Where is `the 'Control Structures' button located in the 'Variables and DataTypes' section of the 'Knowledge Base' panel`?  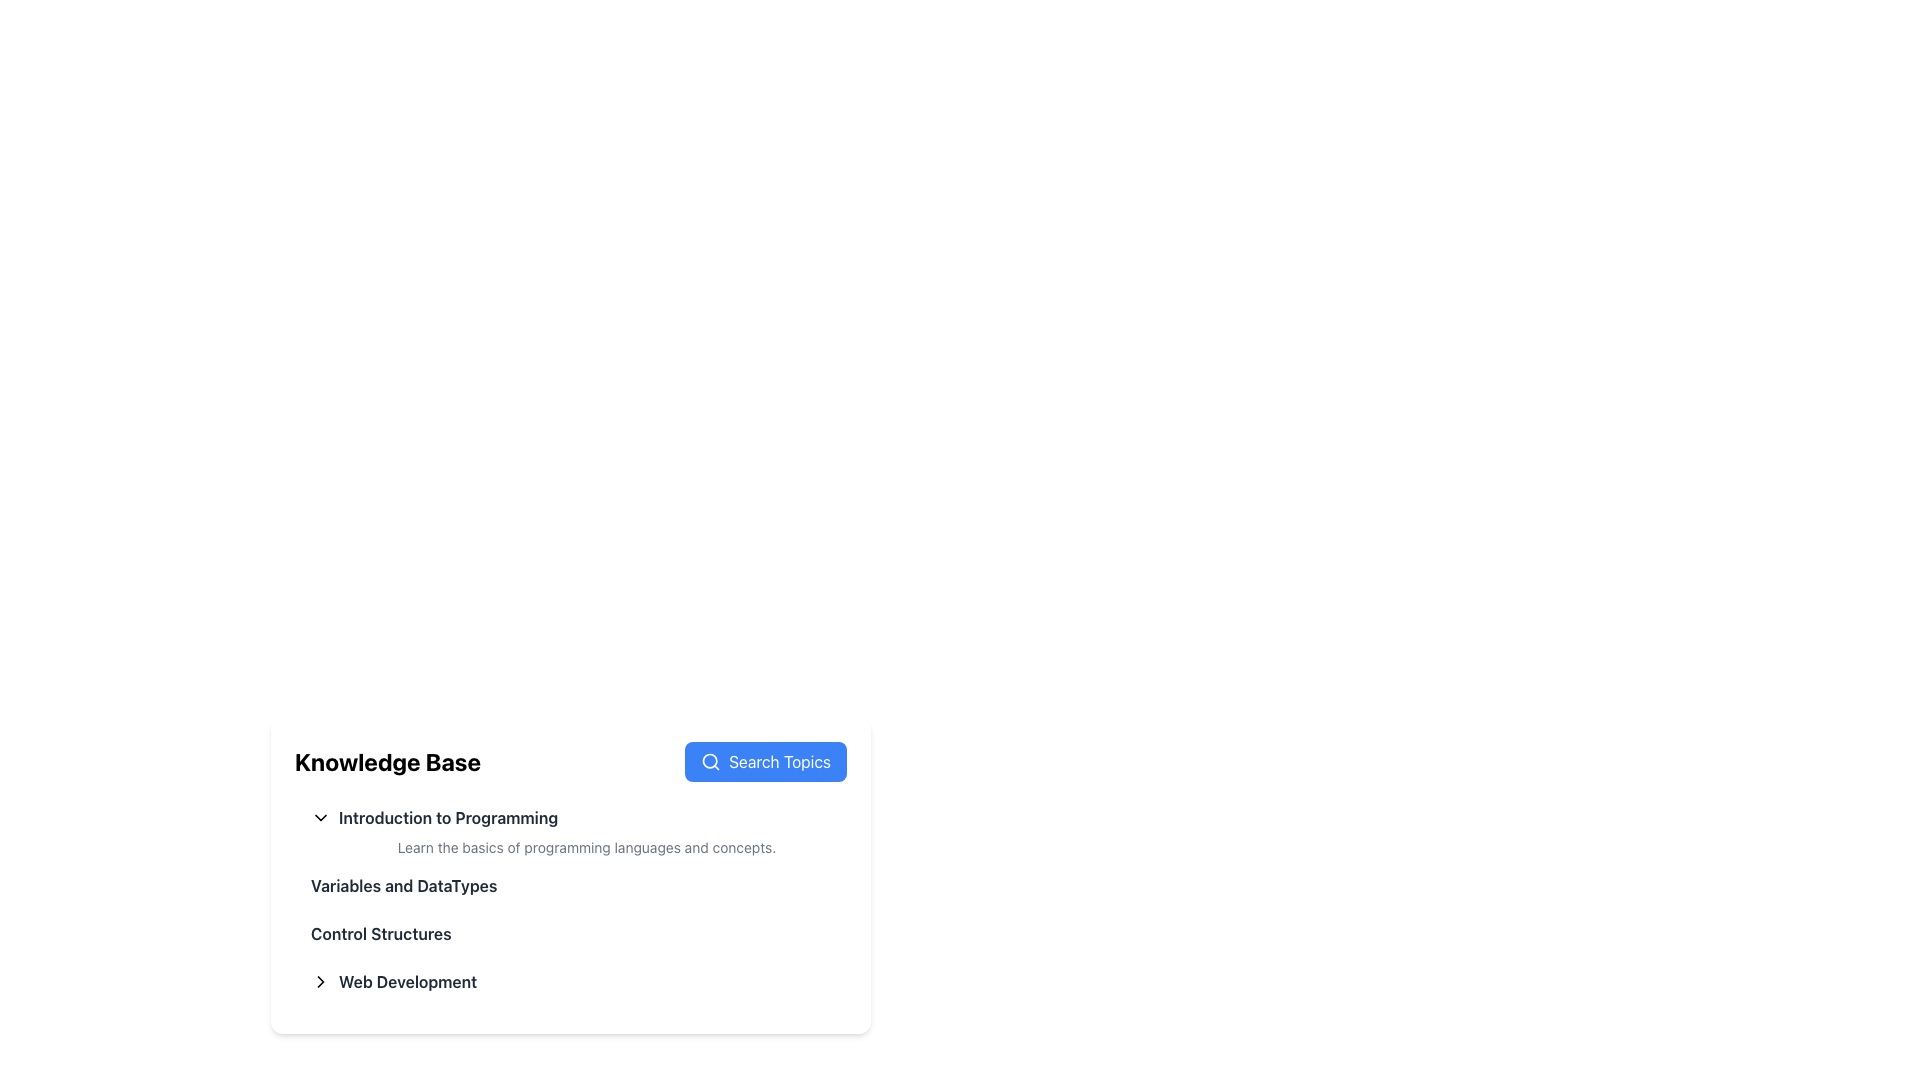
the 'Control Structures' button located in the 'Variables and DataTypes' section of the 'Knowledge Base' panel is located at coordinates (381, 933).